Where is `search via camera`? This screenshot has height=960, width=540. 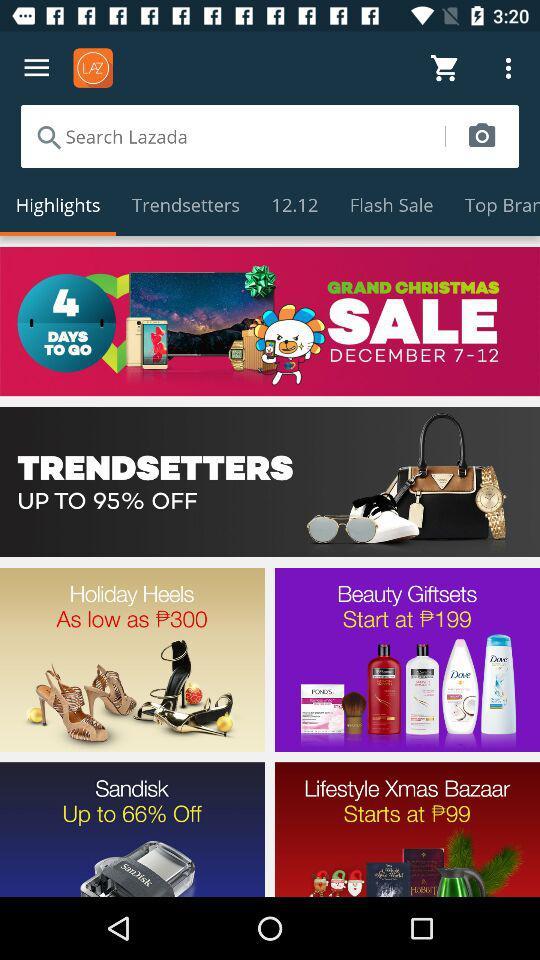 search via camera is located at coordinates (481, 135).